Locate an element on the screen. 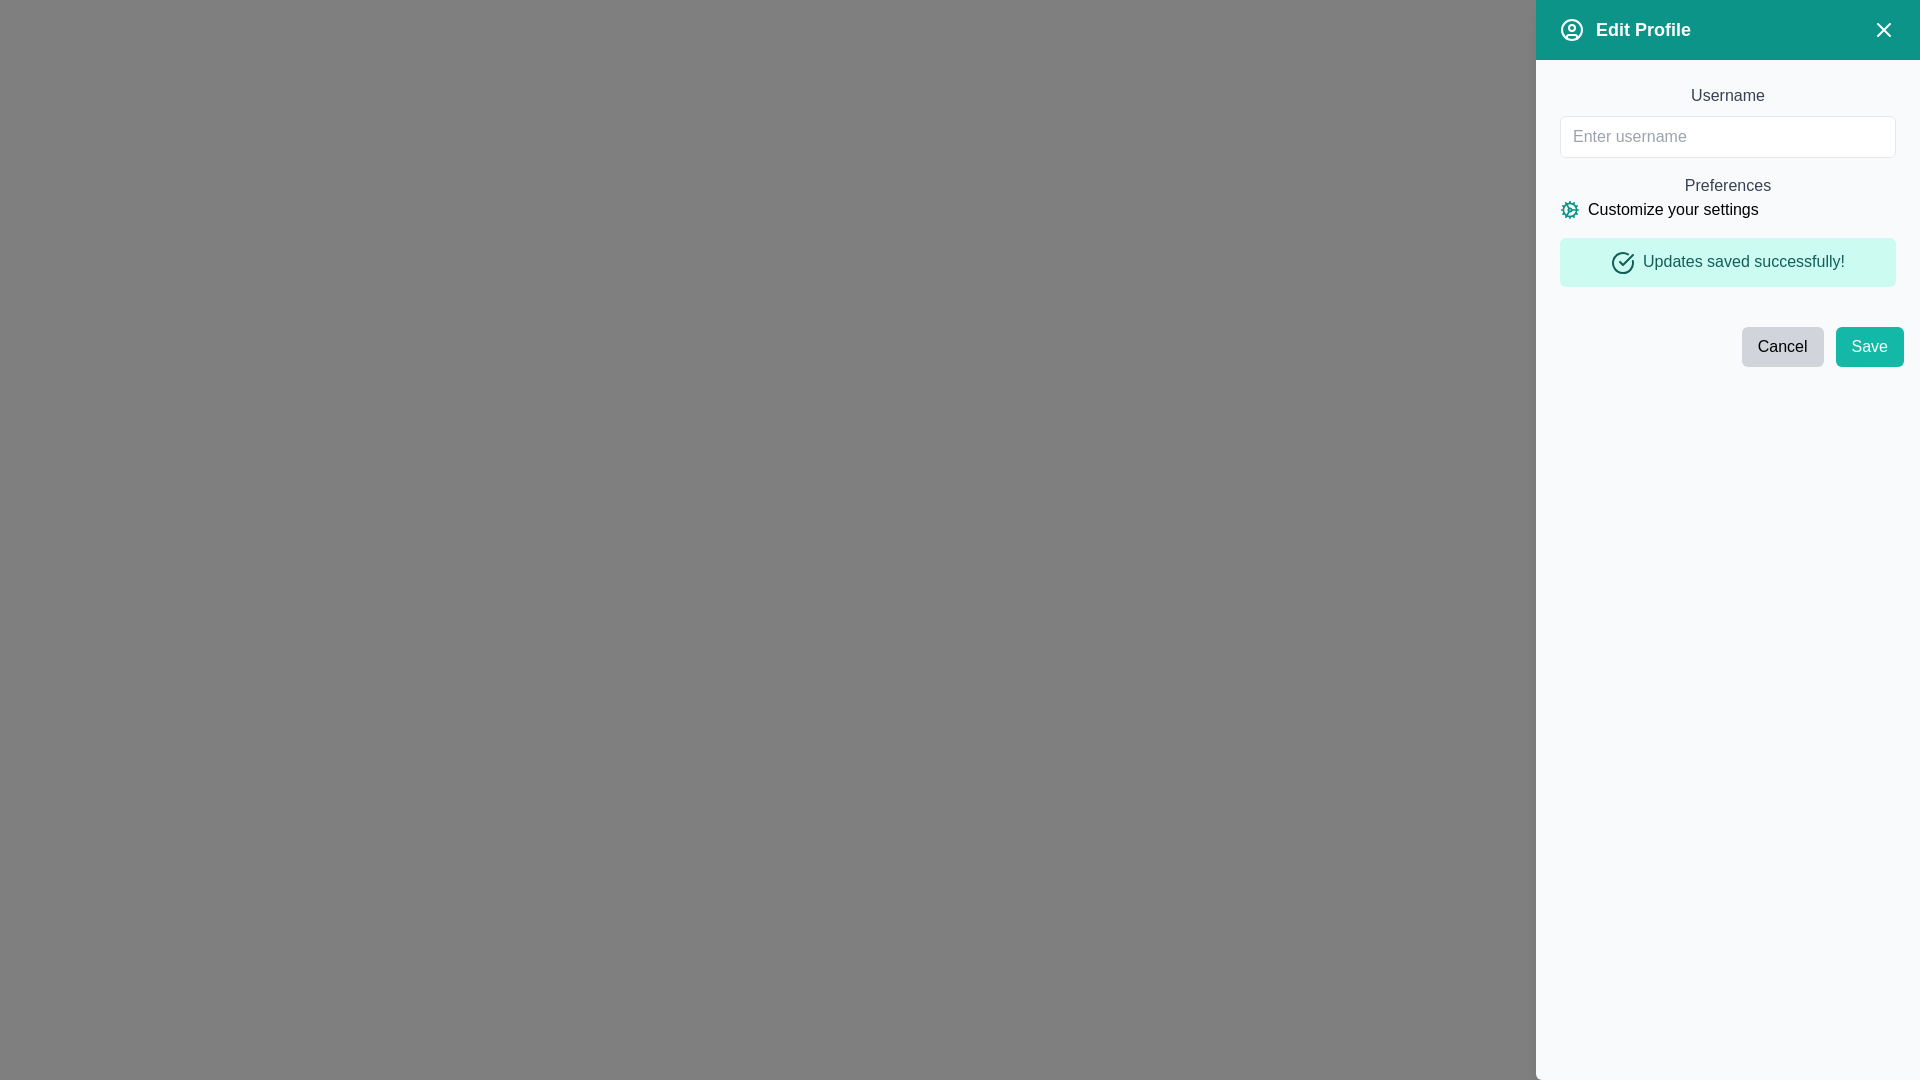 This screenshot has width=1920, height=1080. the profile icon located in the top left part of the teal-colored header bar, positioned immediately to the left of the 'Edit Profile' text is located at coordinates (1570, 30).